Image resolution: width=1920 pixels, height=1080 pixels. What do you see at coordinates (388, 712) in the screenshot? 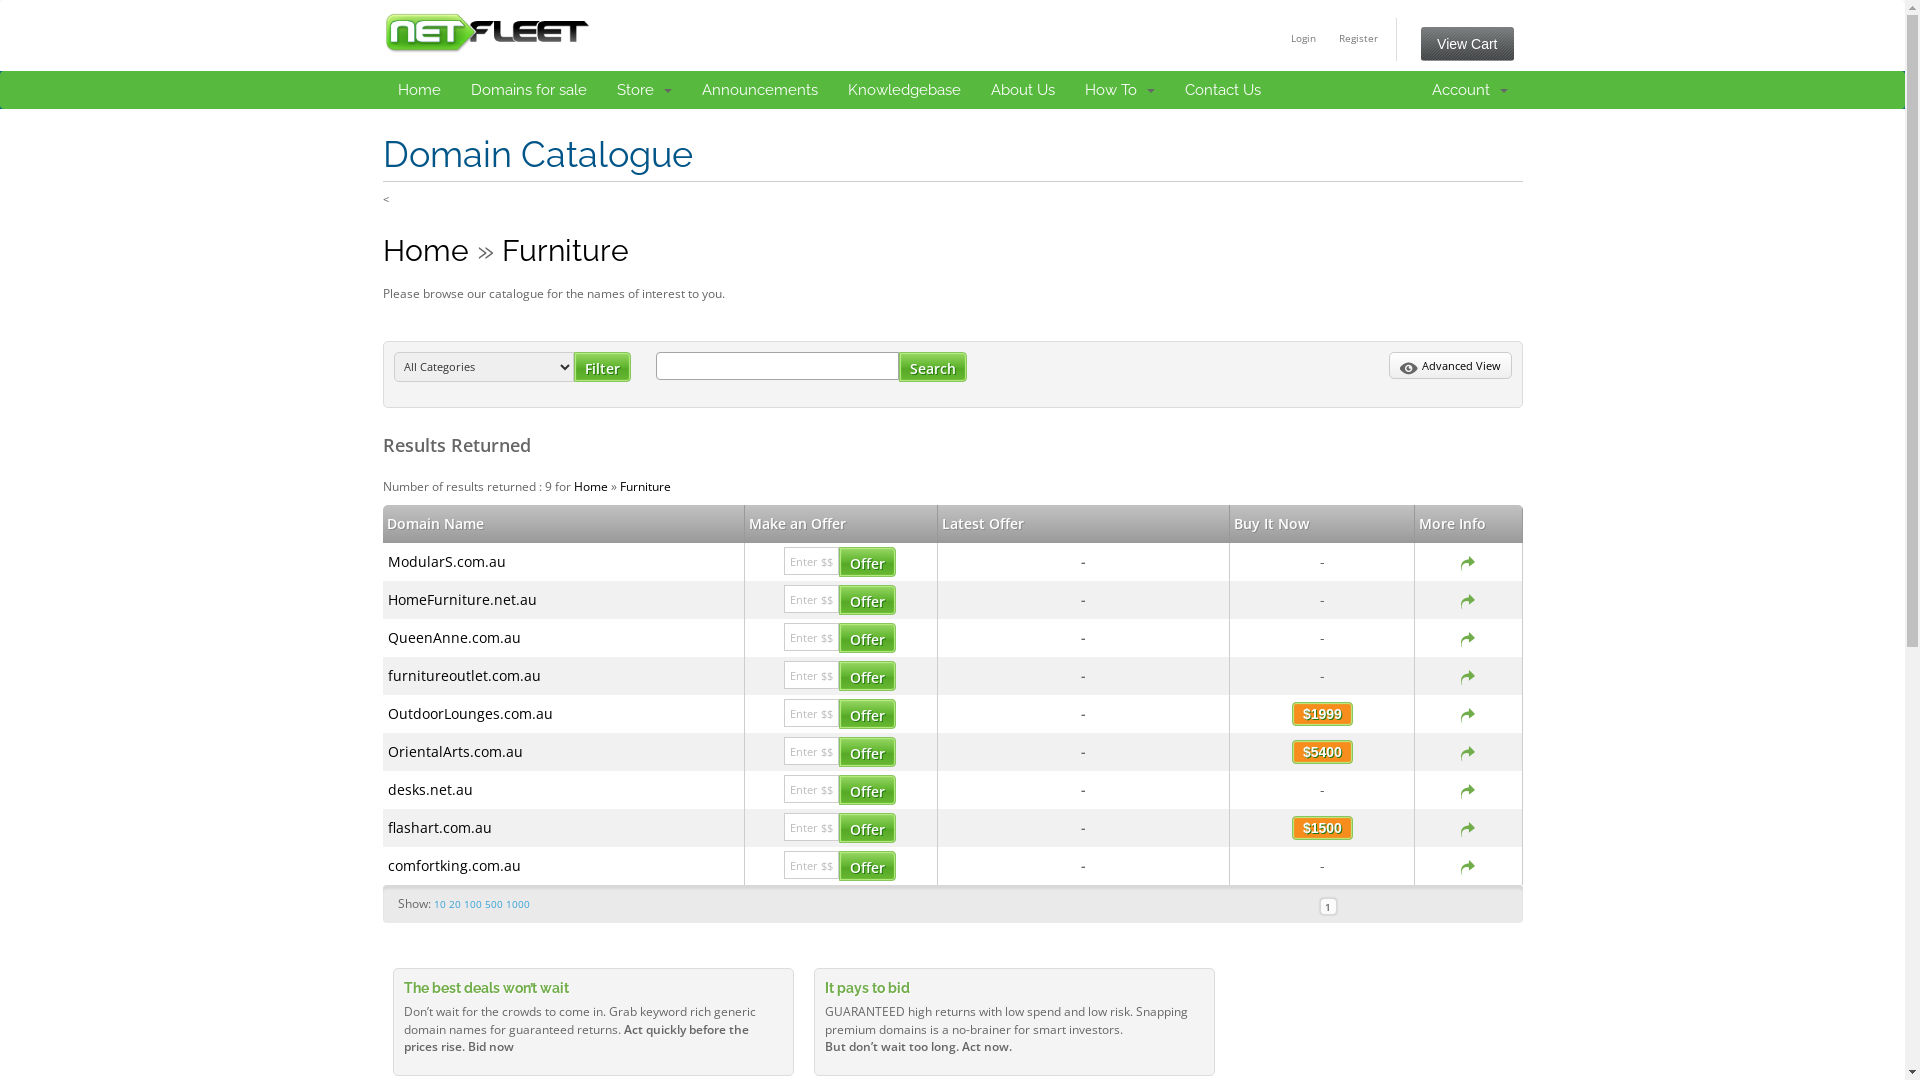
I see `'OutdoorLounges.com.au'` at bounding box center [388, 712].